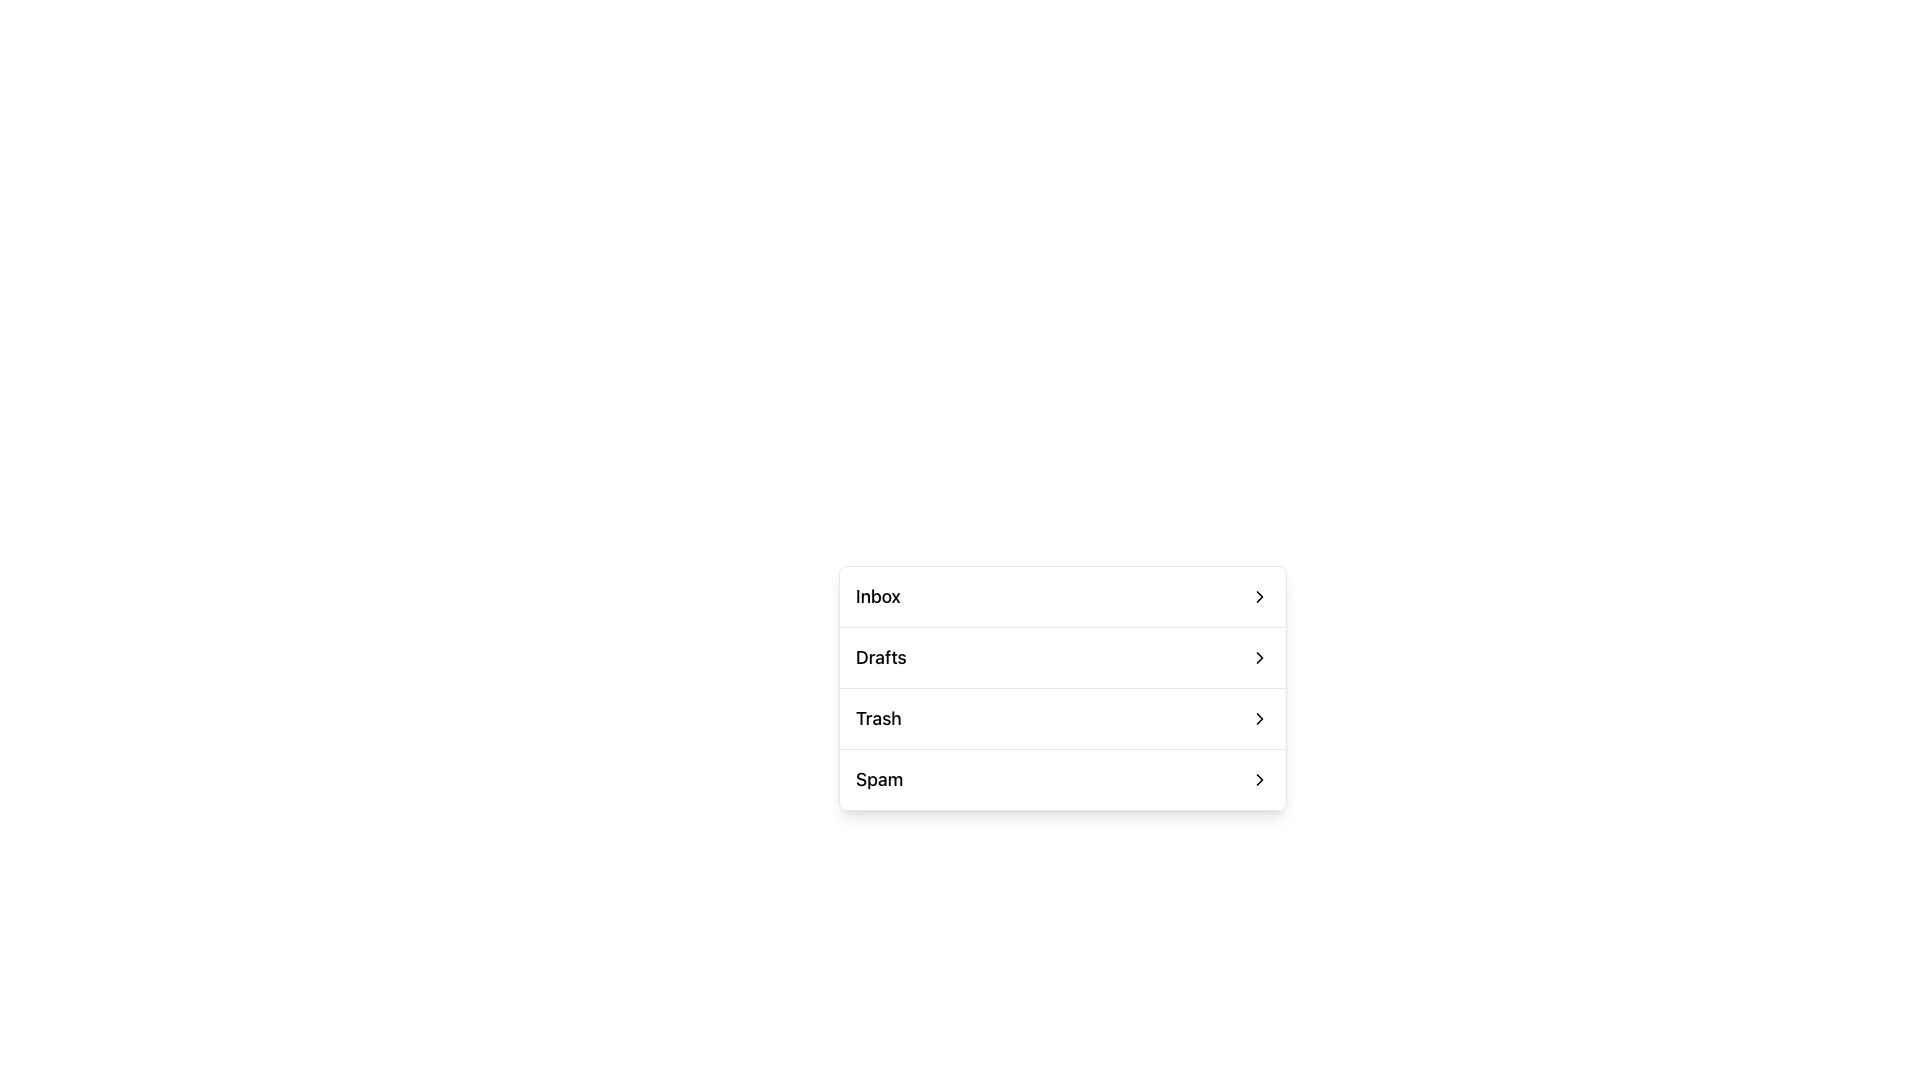  What do you see at coordinates (880, 658) in the screenshot?
I see `the bold 'Drafts' text label, which is the second item in a vertical list of menu options, ensuring the mouse pointer is positioned accurately above this clearly readable black text on a white background` at bounding box center [880, 658].